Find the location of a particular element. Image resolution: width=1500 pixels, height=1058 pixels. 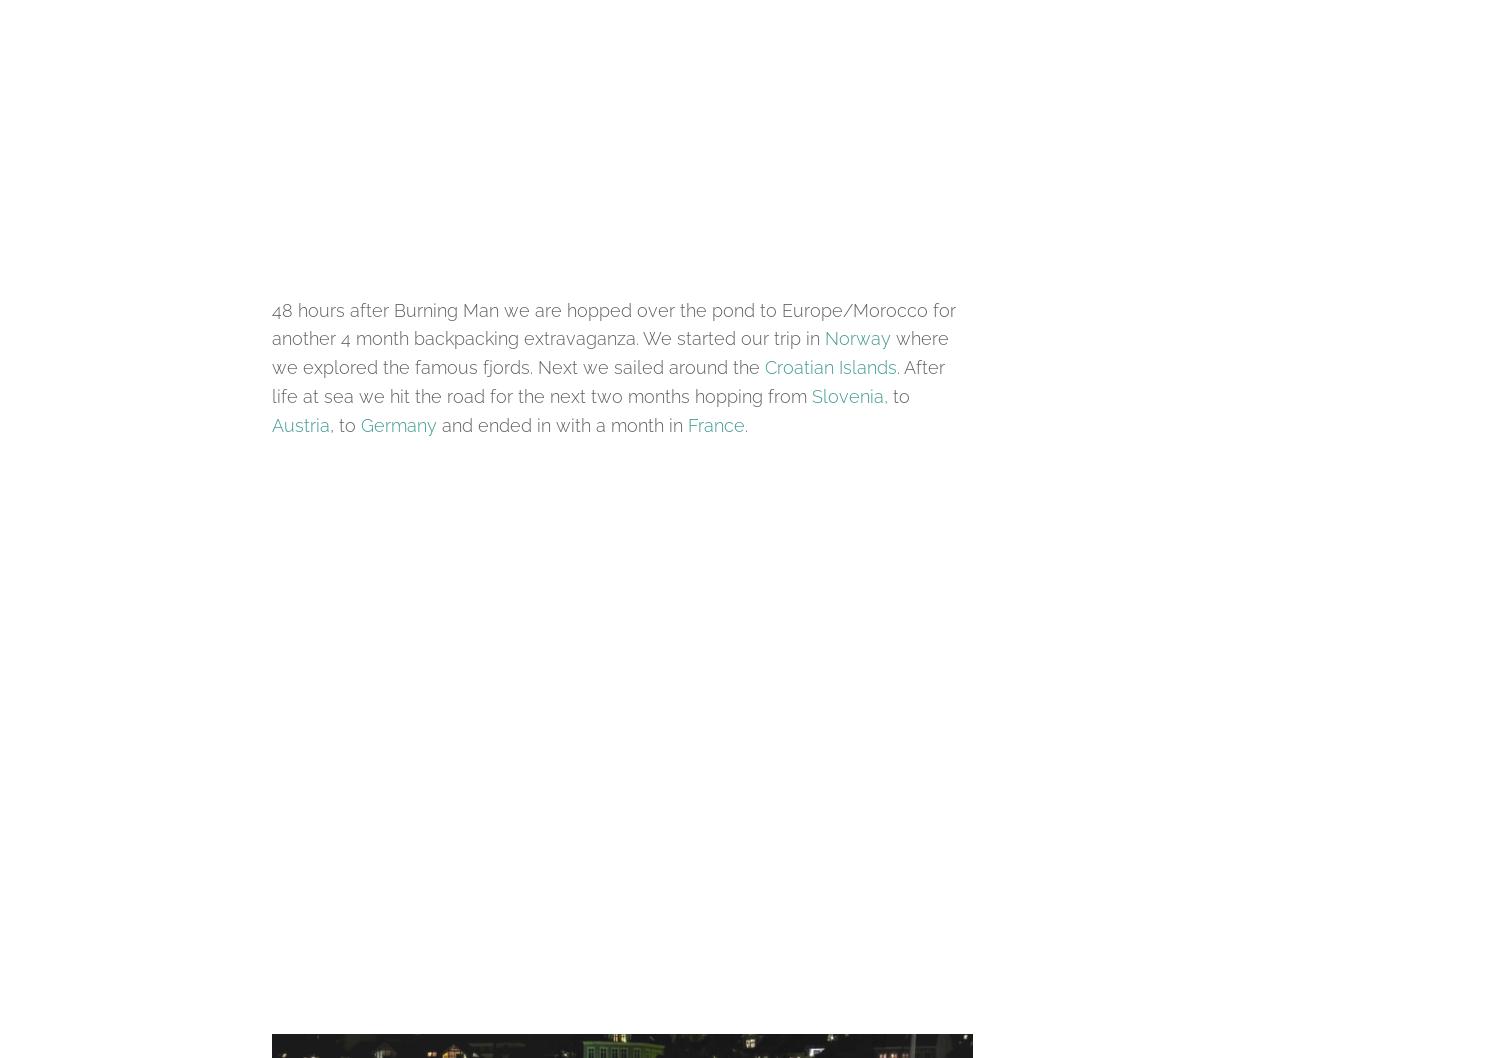

'to' is located at coordinates (898, 396).